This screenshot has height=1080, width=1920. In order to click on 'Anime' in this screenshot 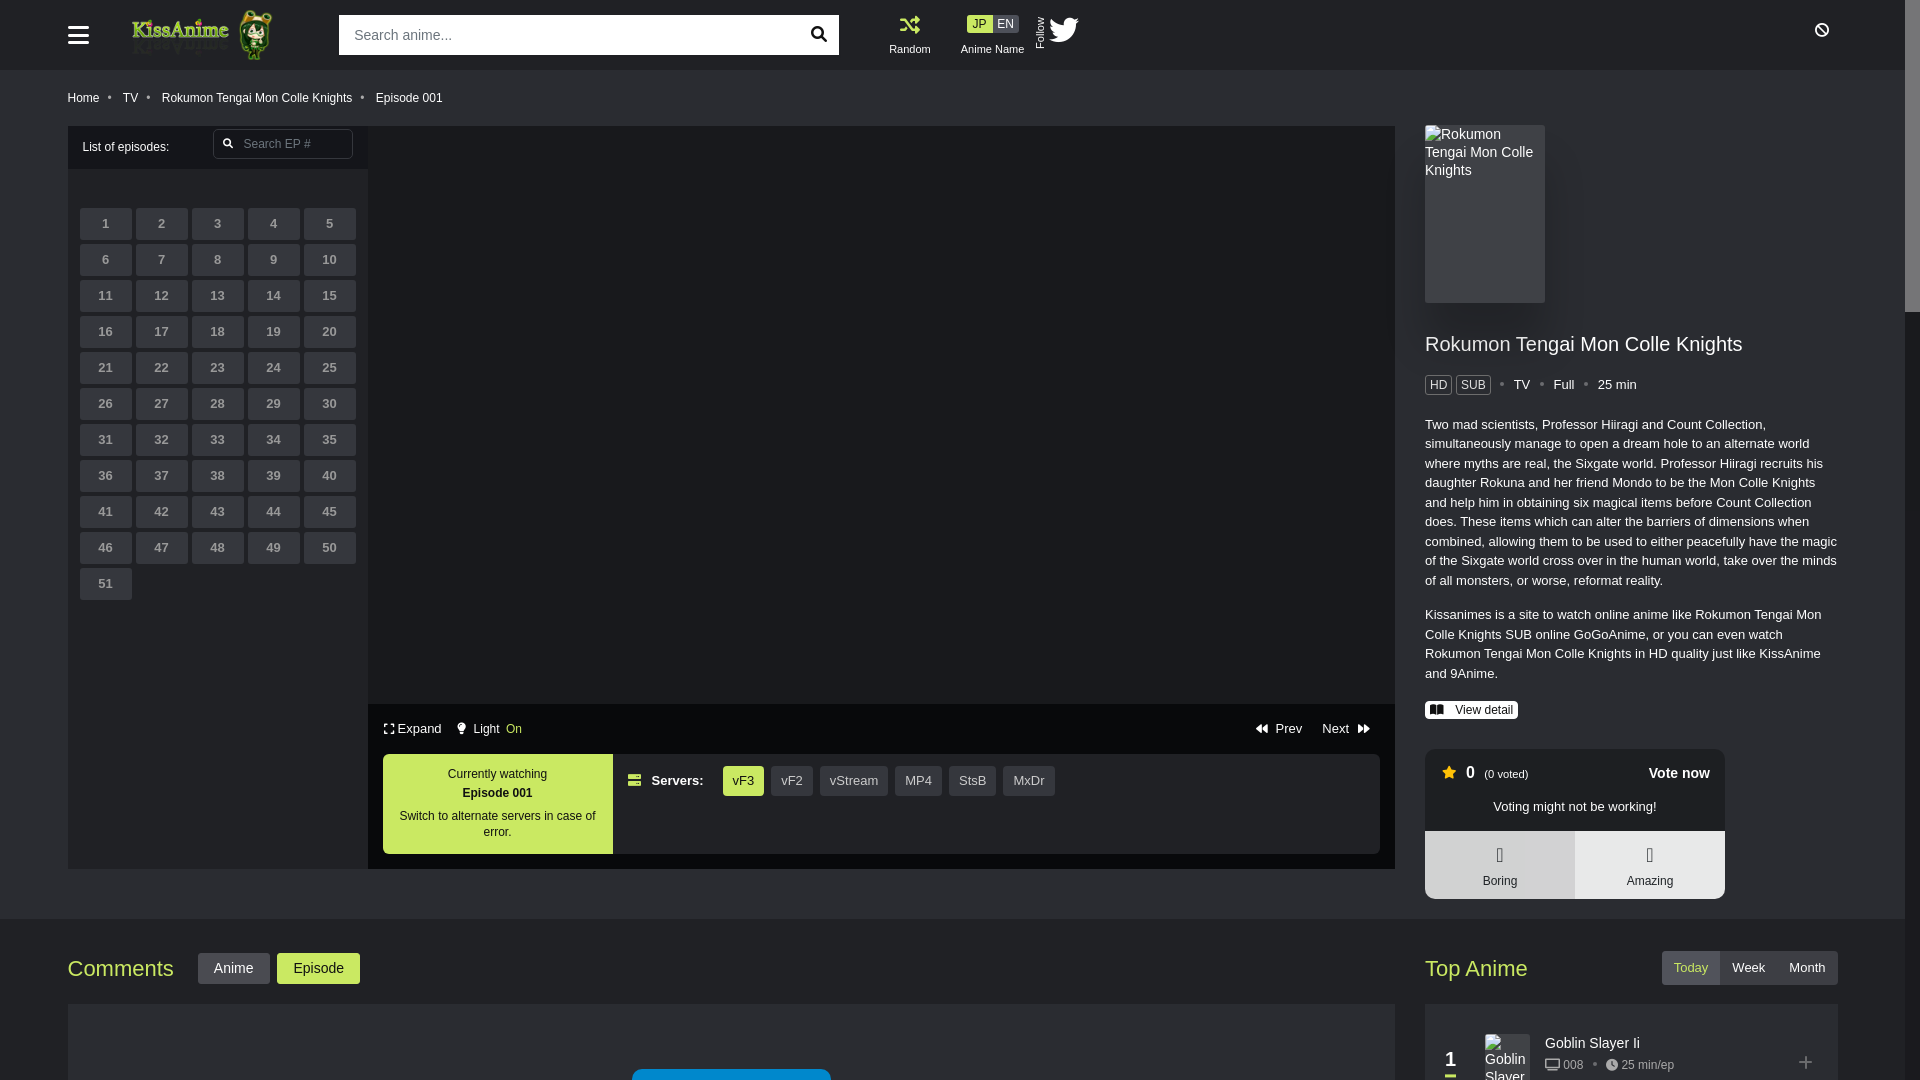, I will do `click(234, 967)`.